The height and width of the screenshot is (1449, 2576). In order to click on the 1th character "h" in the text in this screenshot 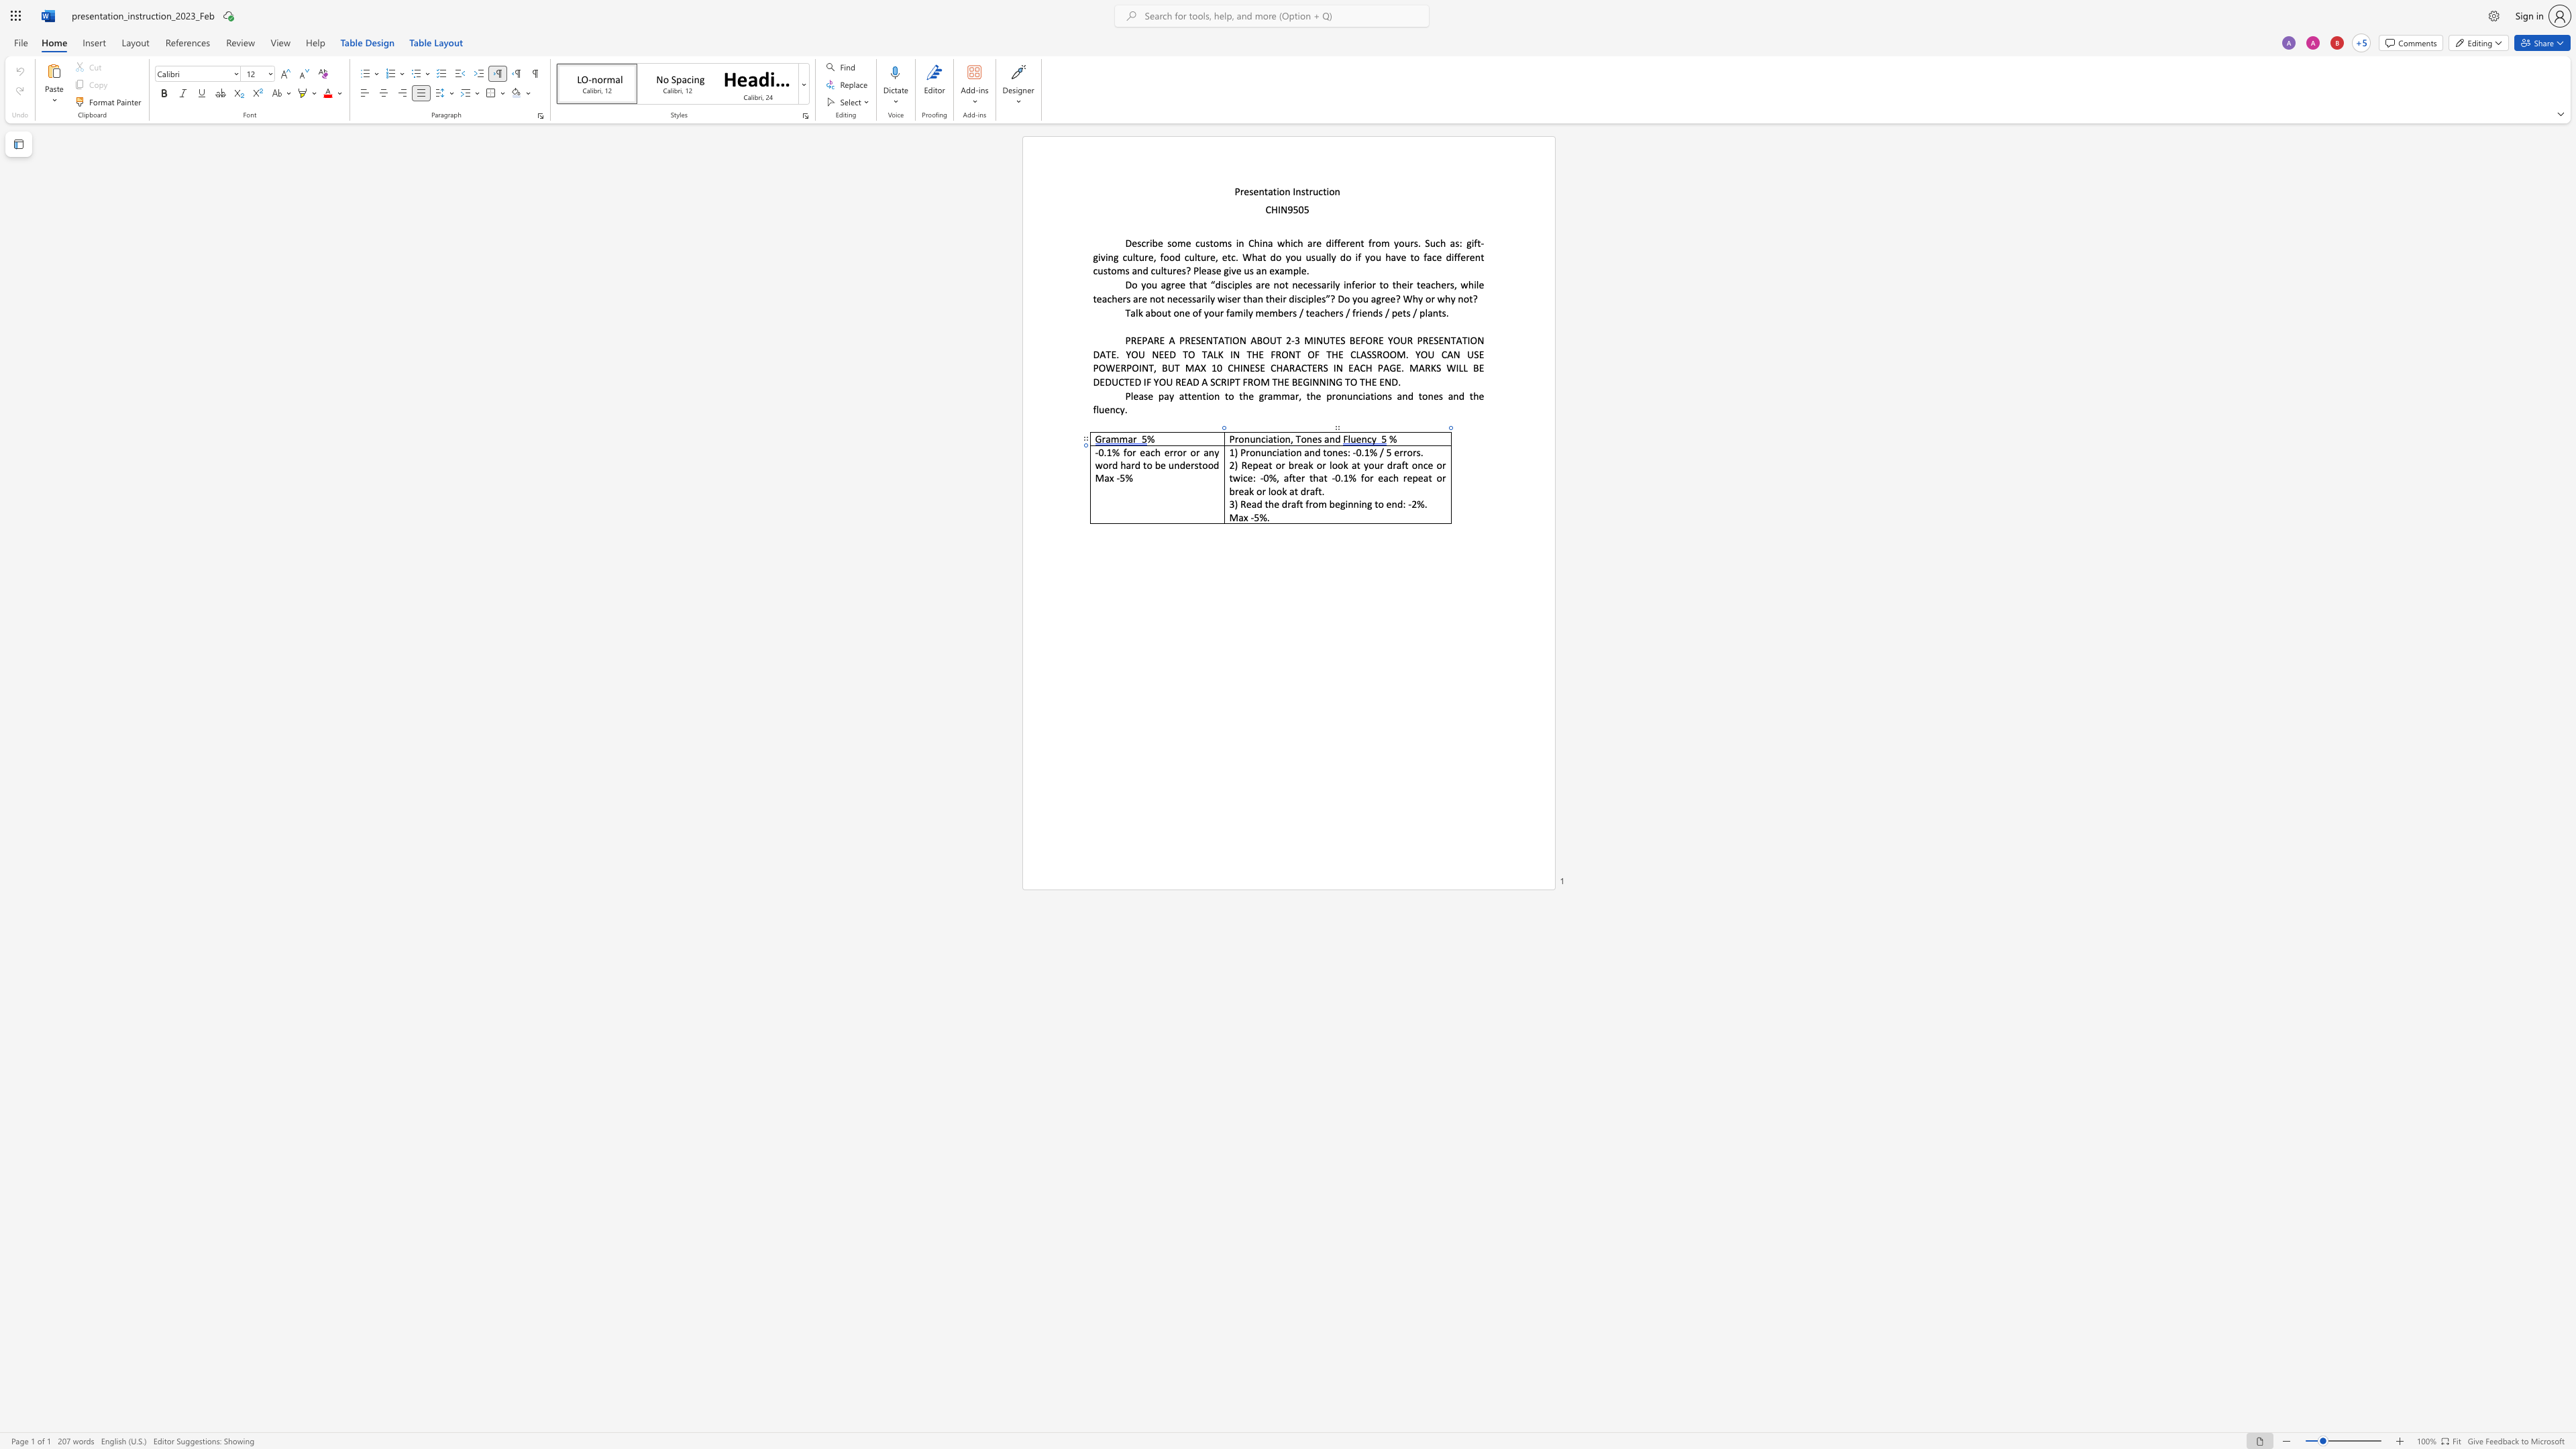, I will do `click(1315, 477)`.